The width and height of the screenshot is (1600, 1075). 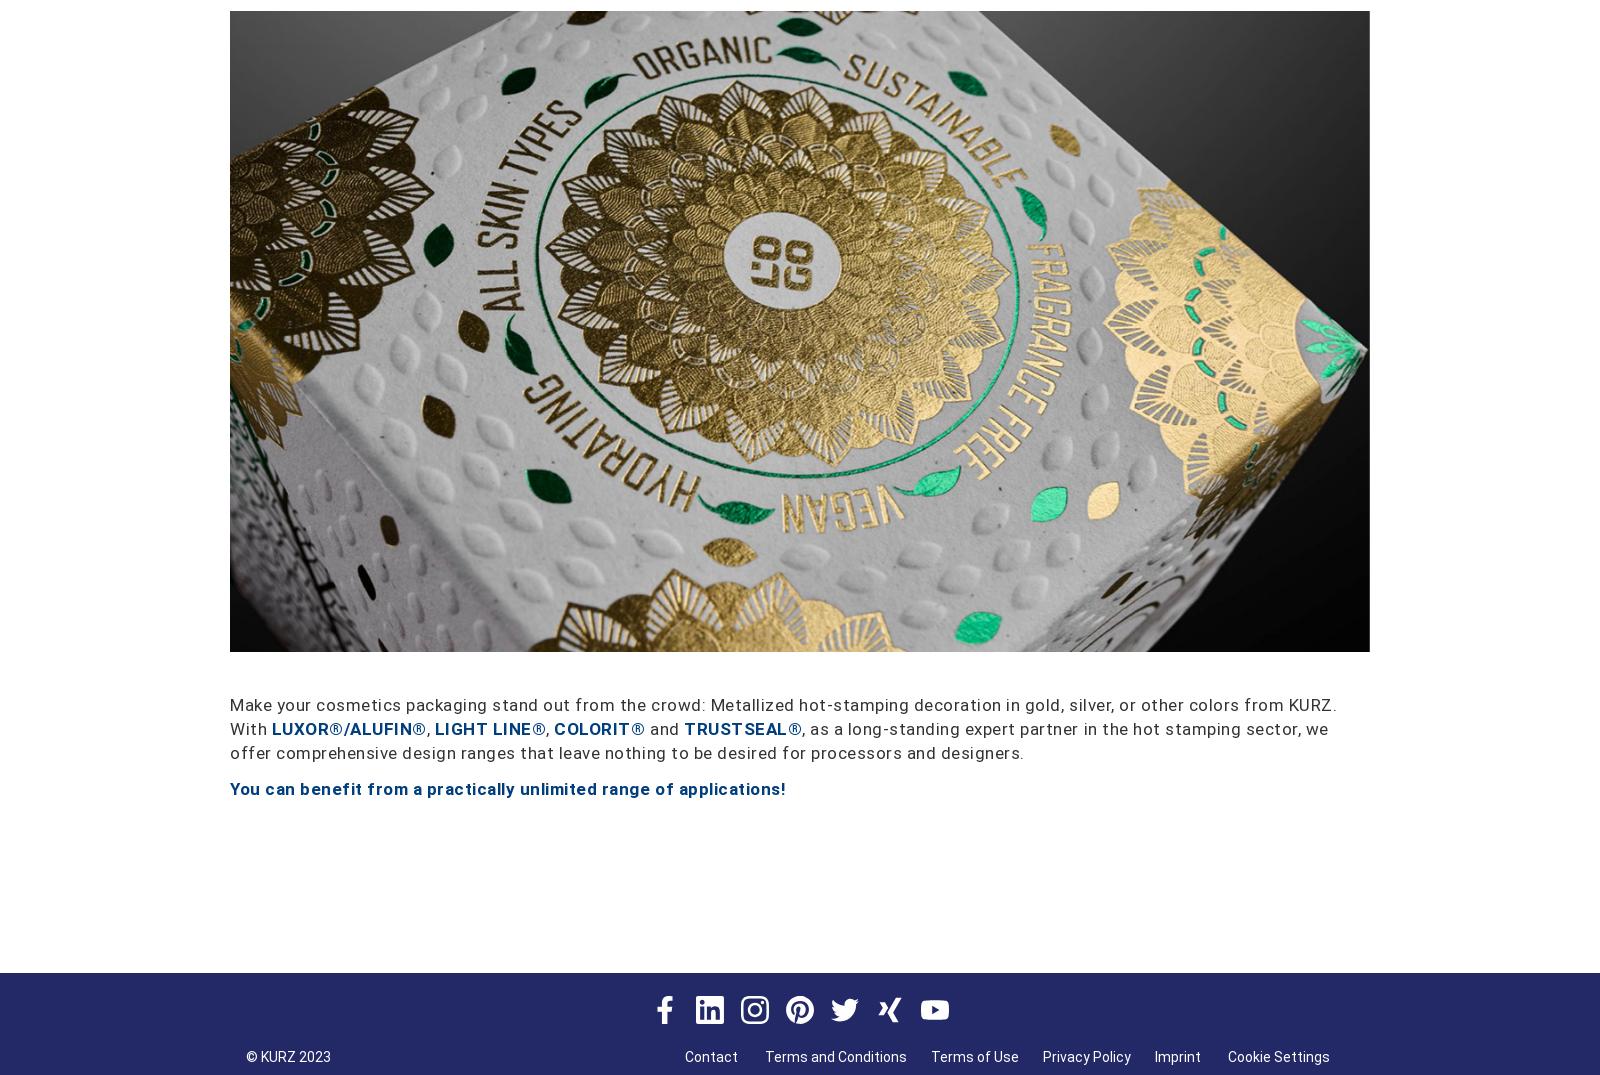 What do you see at coordinates (1087, 1057) in the screenshot?
I see `'Privacy Policy'` at bounding box center [1087, 1057].